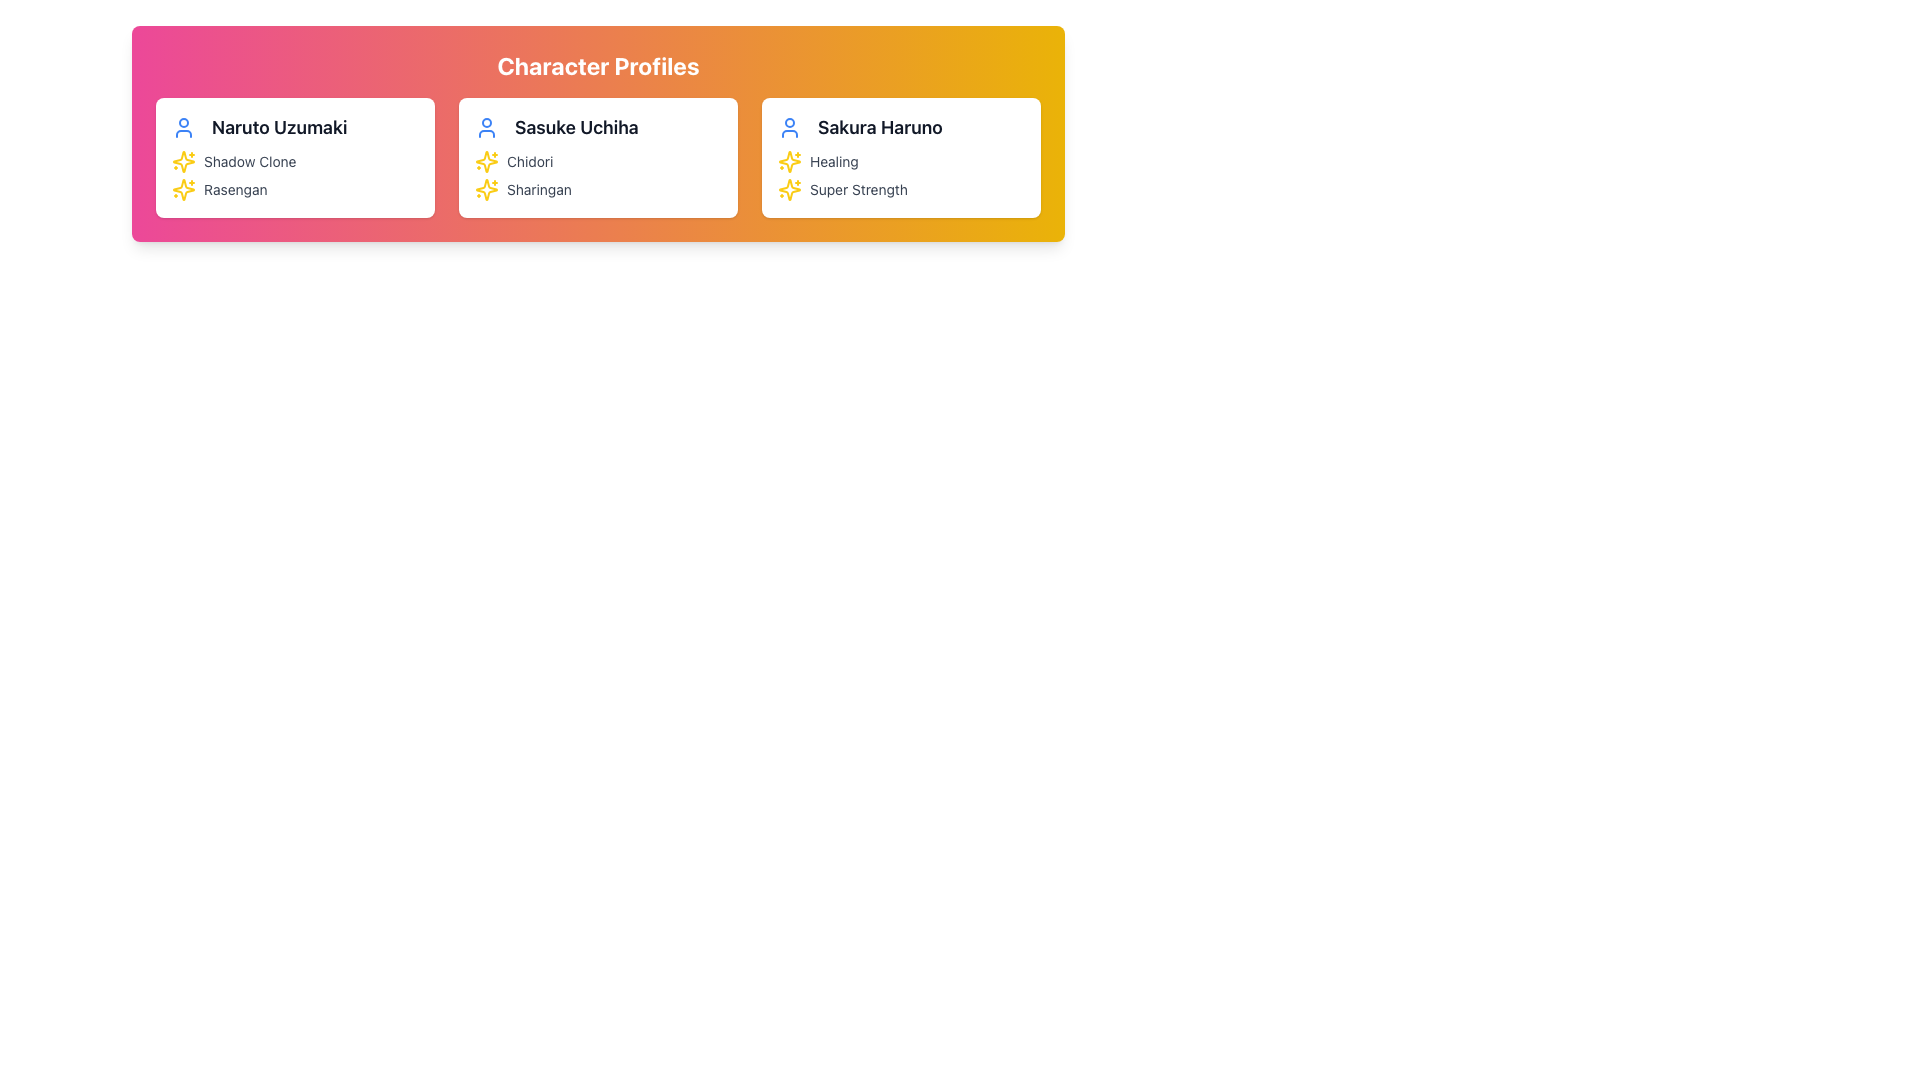  What do you see at coordinates (183, 189) in the screenshot?
I see `the star-shaped yellow icon associated with Naruto Uzumaki's profile, which is the first icon below the name` at bounding box center [183, 189].